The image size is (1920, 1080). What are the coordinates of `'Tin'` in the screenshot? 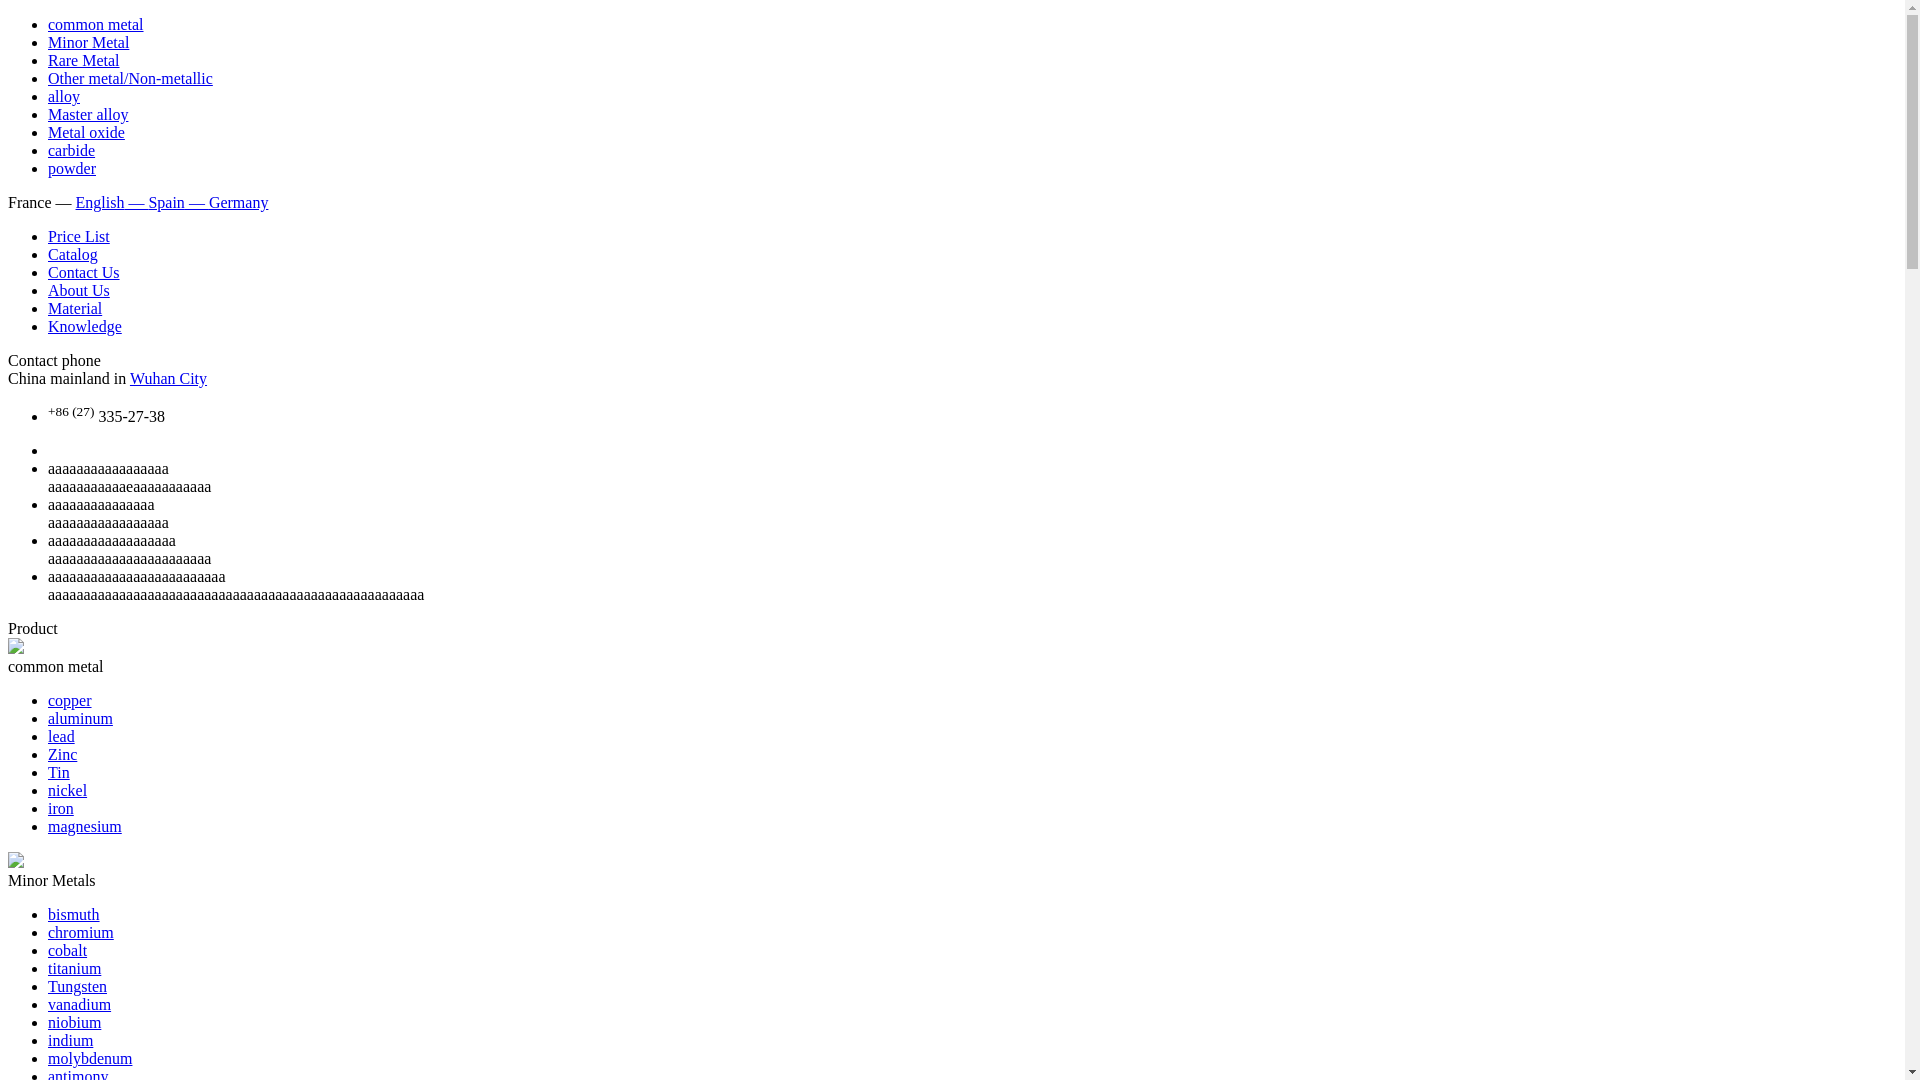 It's located at (58, 771).